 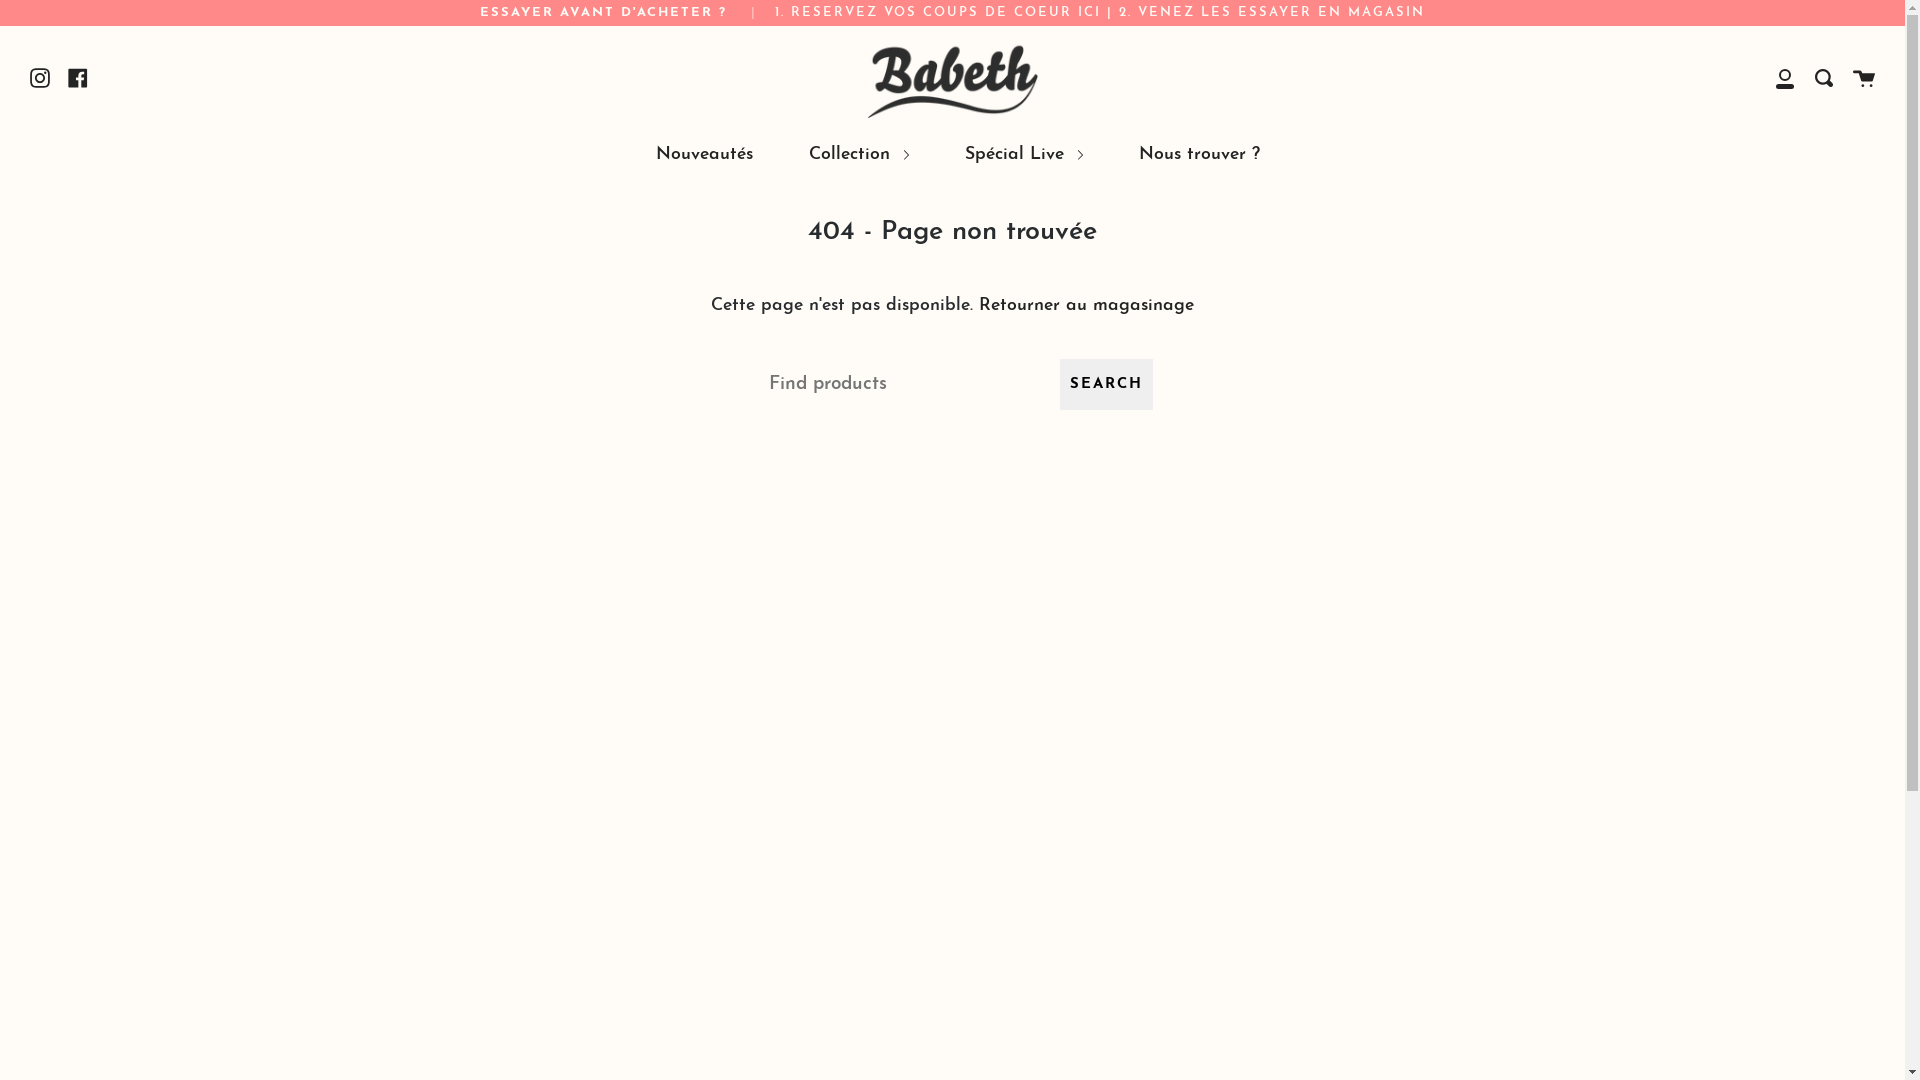 What do you see at coordinates (77, 76) in the screenshot?
I see `'Facebook'` at bounding box center [77, 76].